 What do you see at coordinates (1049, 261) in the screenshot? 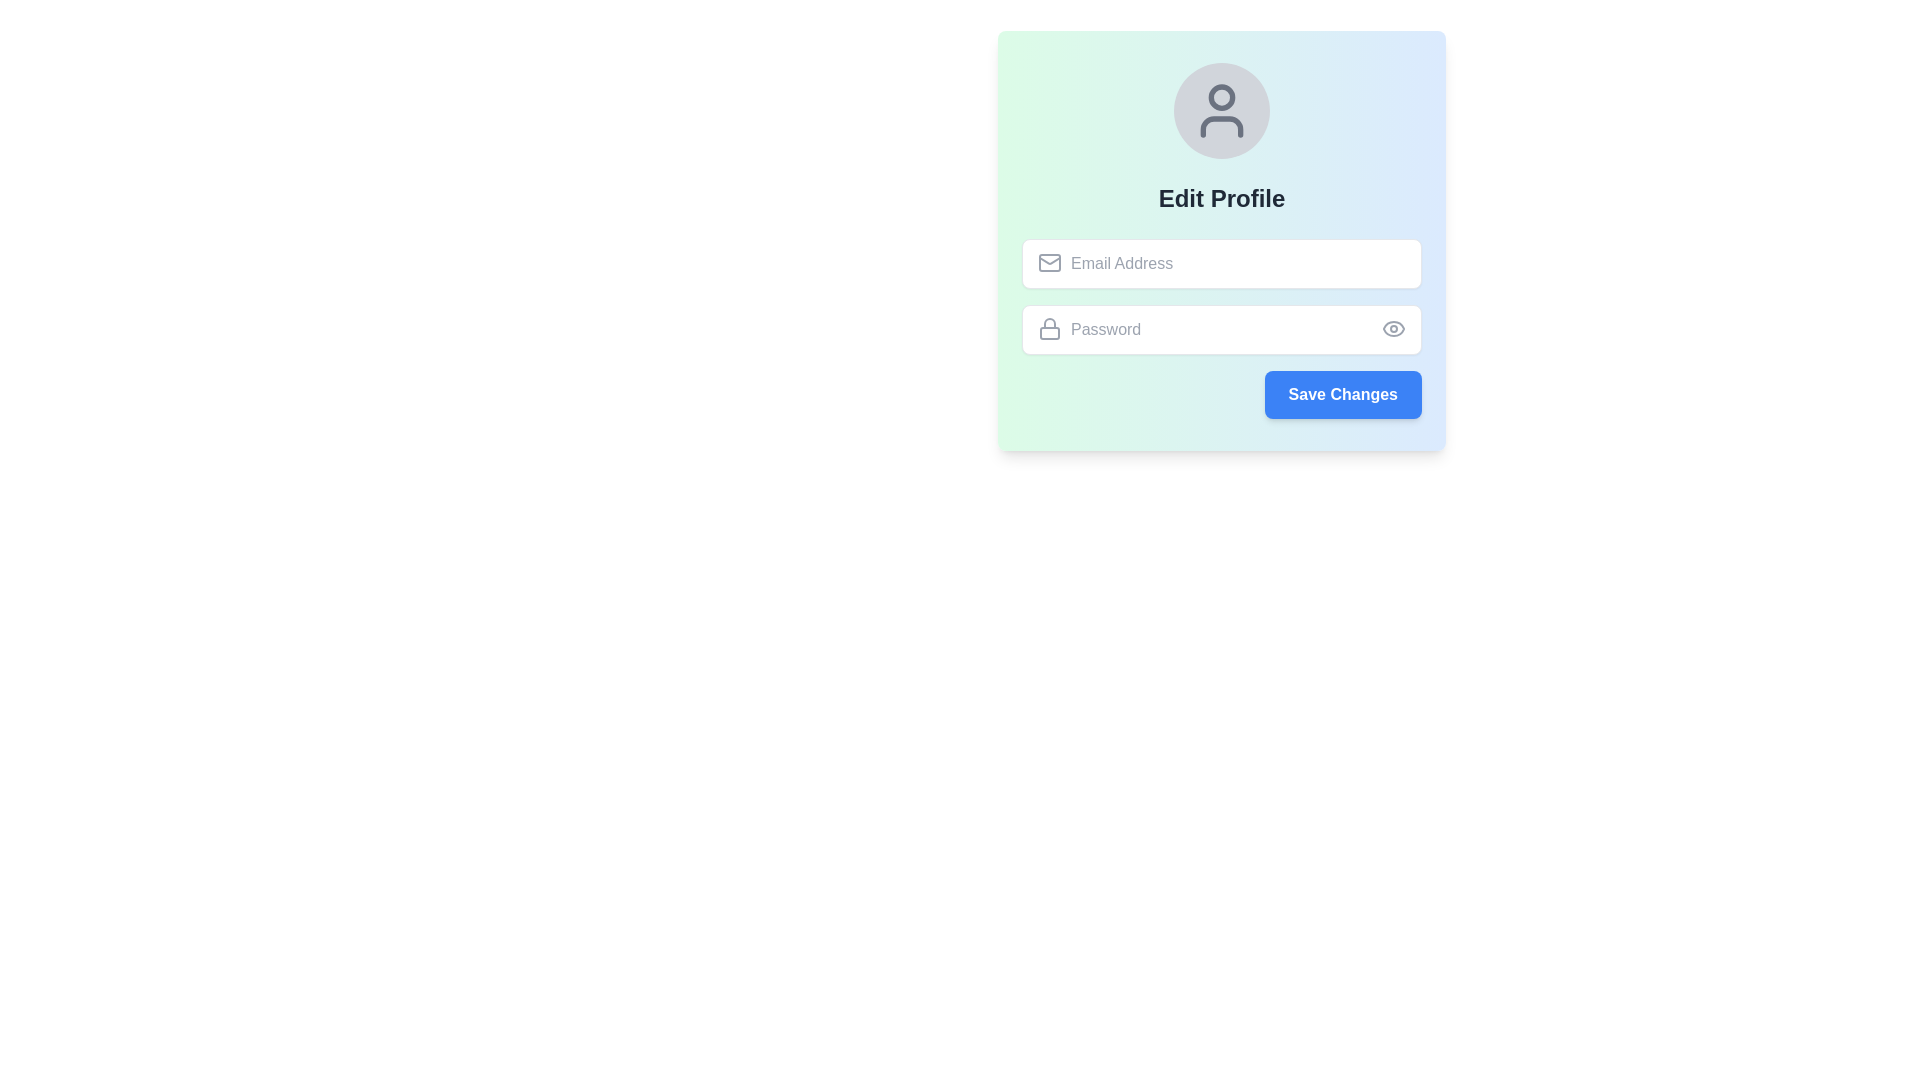
I see `the decorative email address icon located to the left of the 'Email Address' input field, which visually indicates the field's purpose` at bounding box center [1049, 261].